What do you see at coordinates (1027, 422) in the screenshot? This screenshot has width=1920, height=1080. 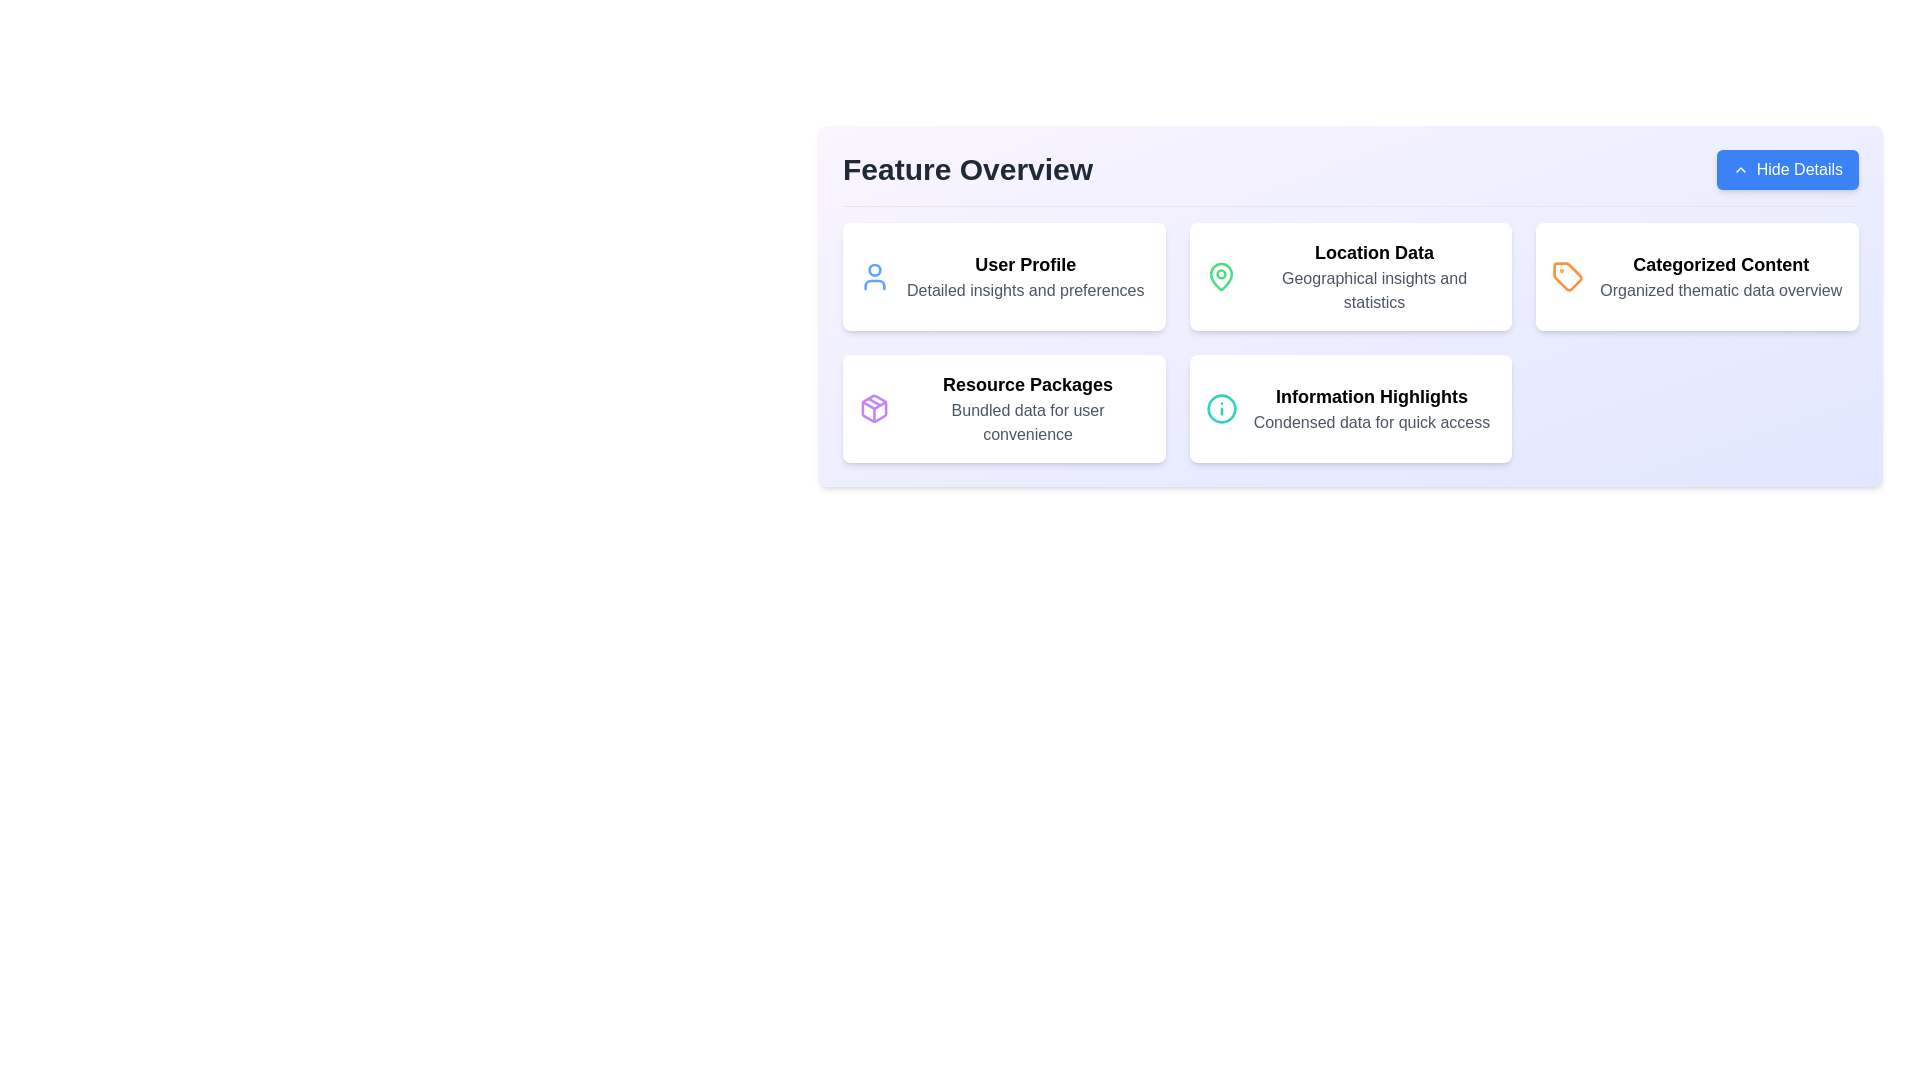 I see `the text label that reads 'Bundled data for user convenience', which is styled in gray sans-serif font and located below the heading 'Resource Packages' in the second row of a four-item grid` at bounding box center [1027, 422].